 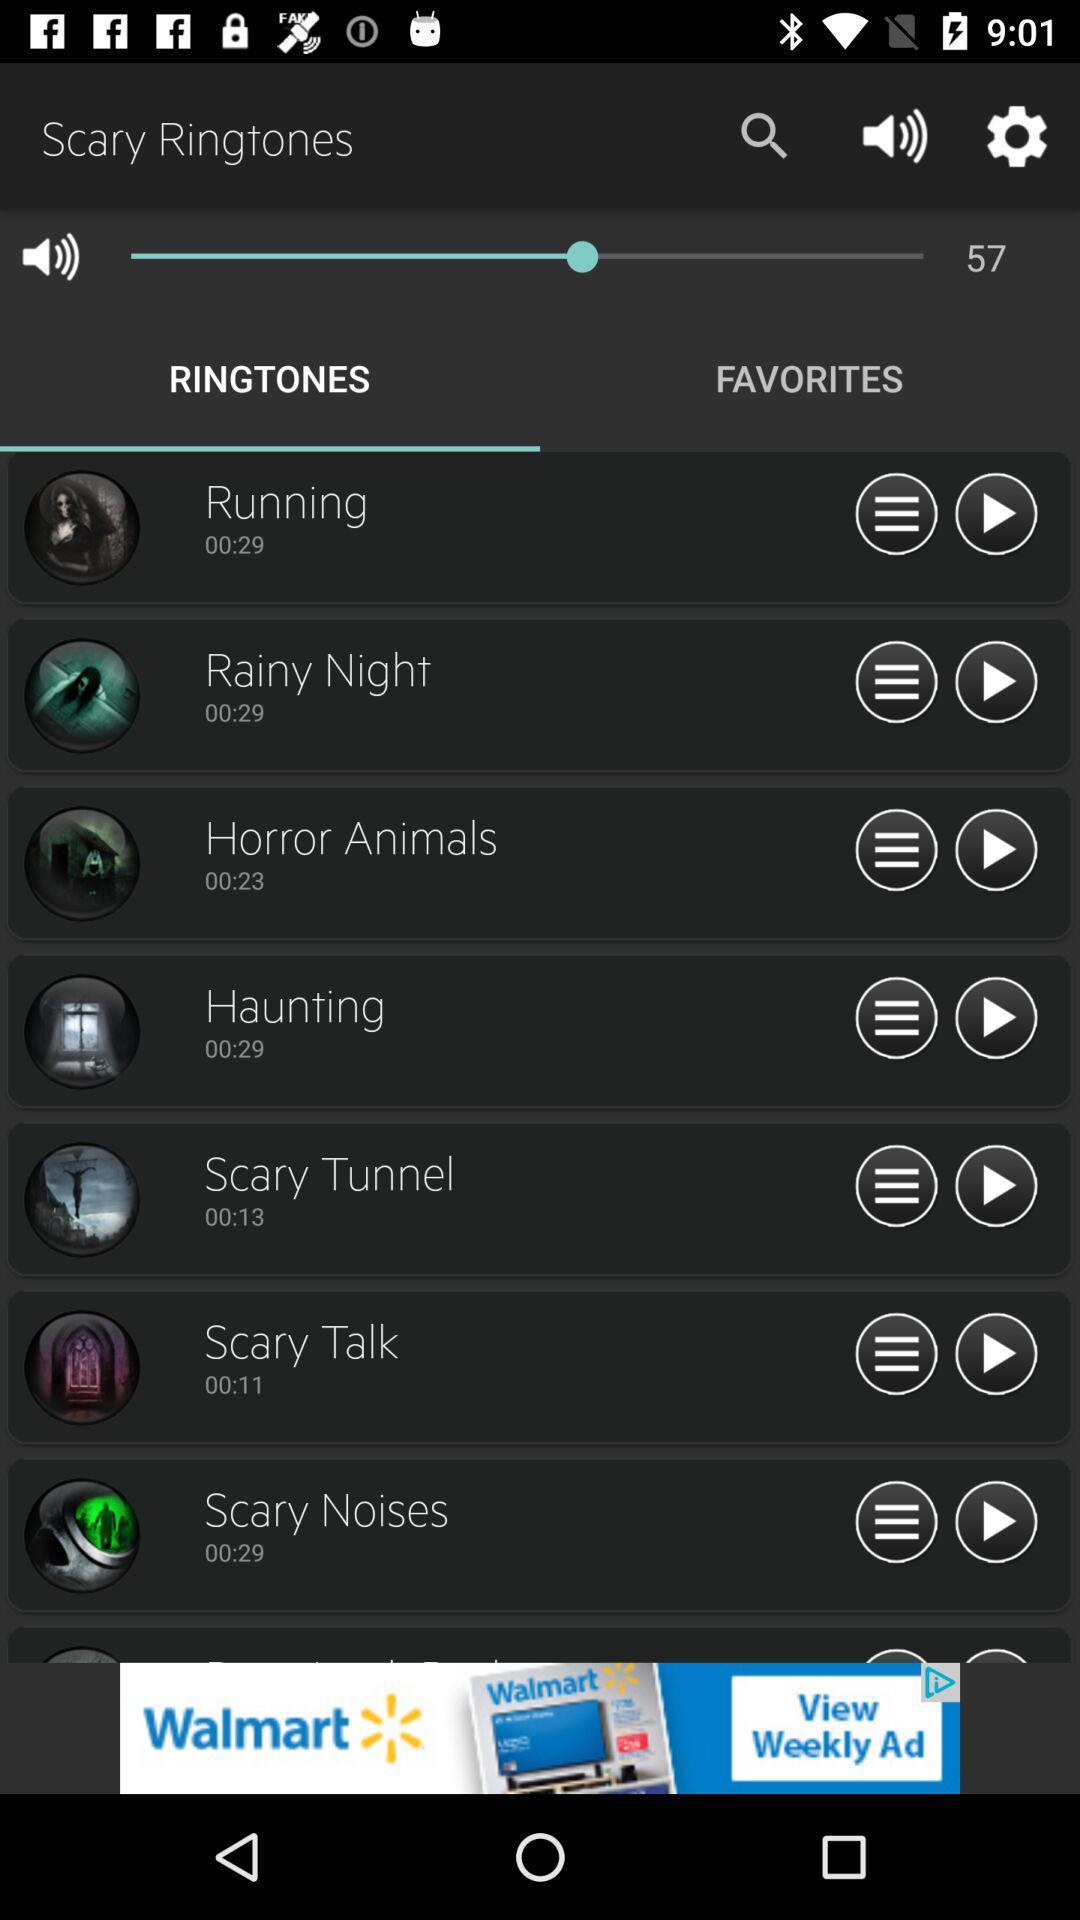 I want to click on audio, so click(x=995, y=515).